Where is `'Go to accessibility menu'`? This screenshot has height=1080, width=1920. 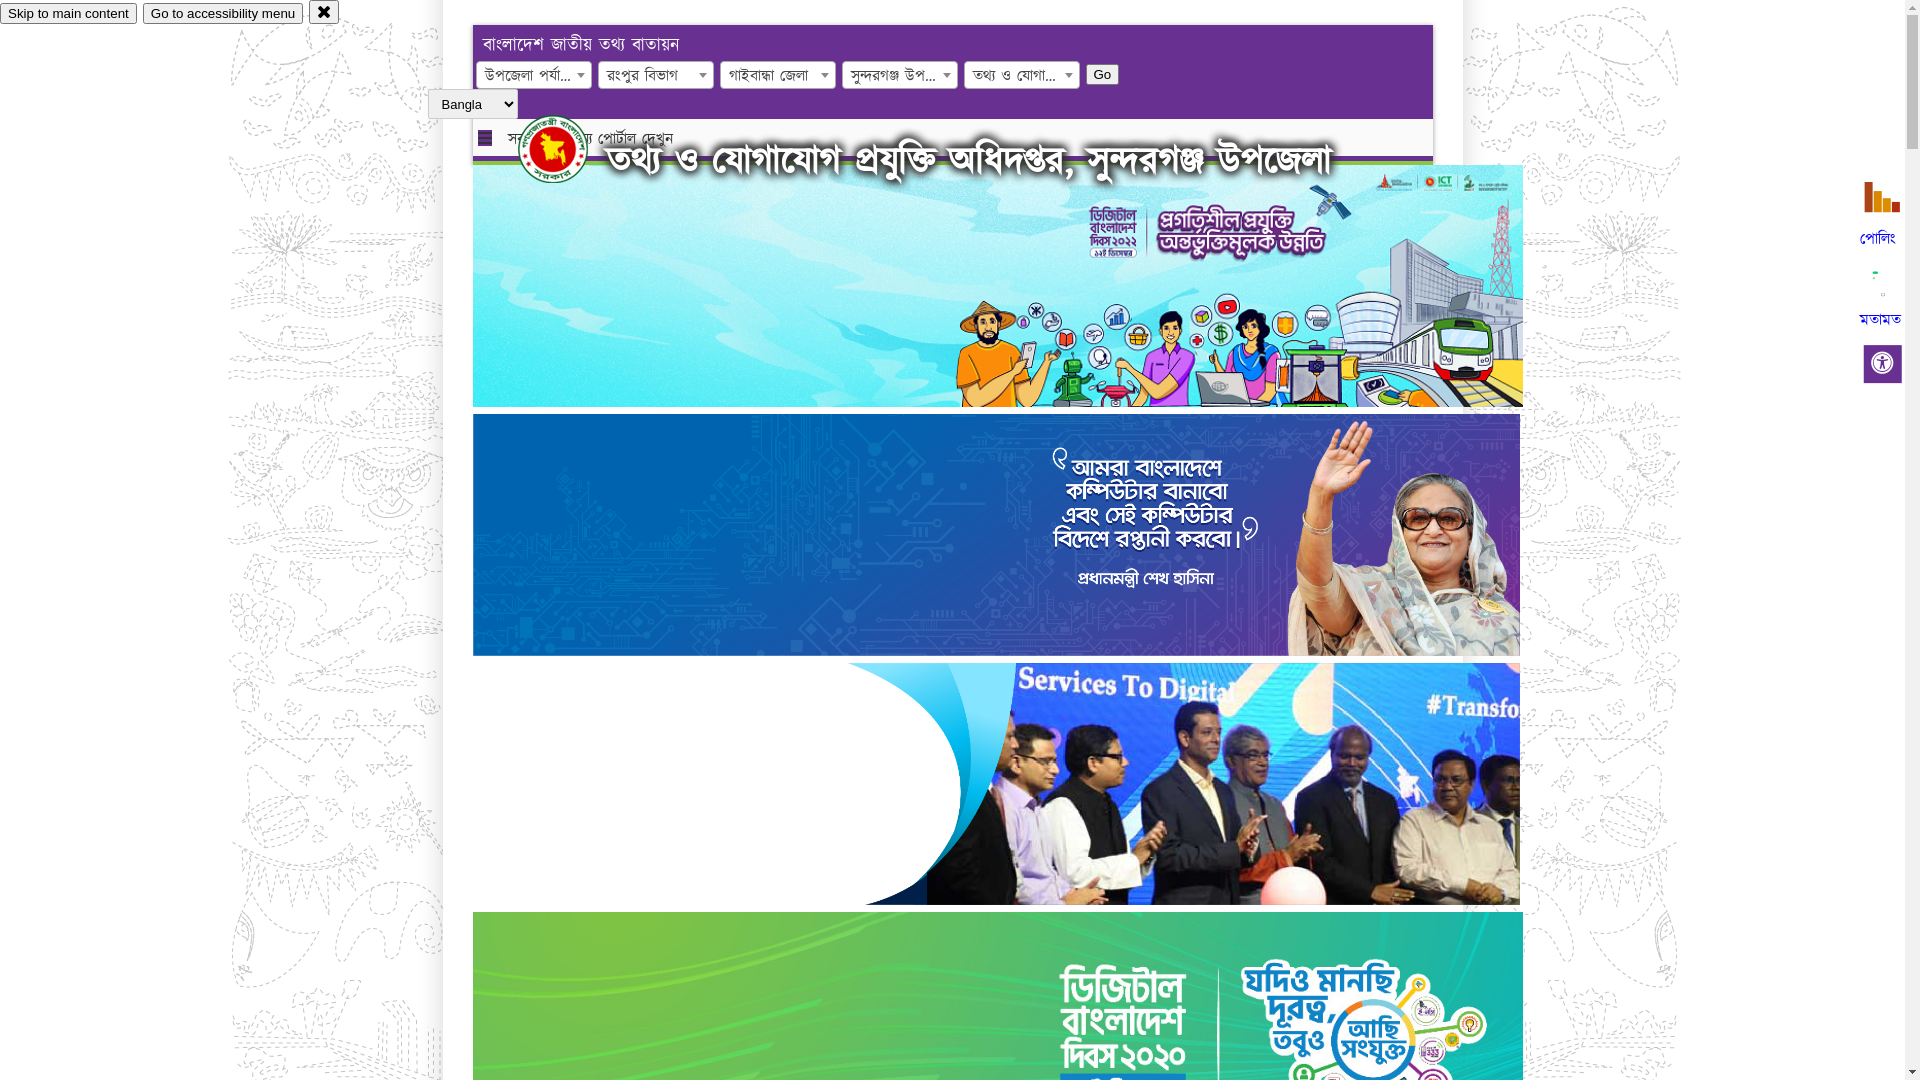 'Go to accessibility menu' is located at coordinates (222, 13).